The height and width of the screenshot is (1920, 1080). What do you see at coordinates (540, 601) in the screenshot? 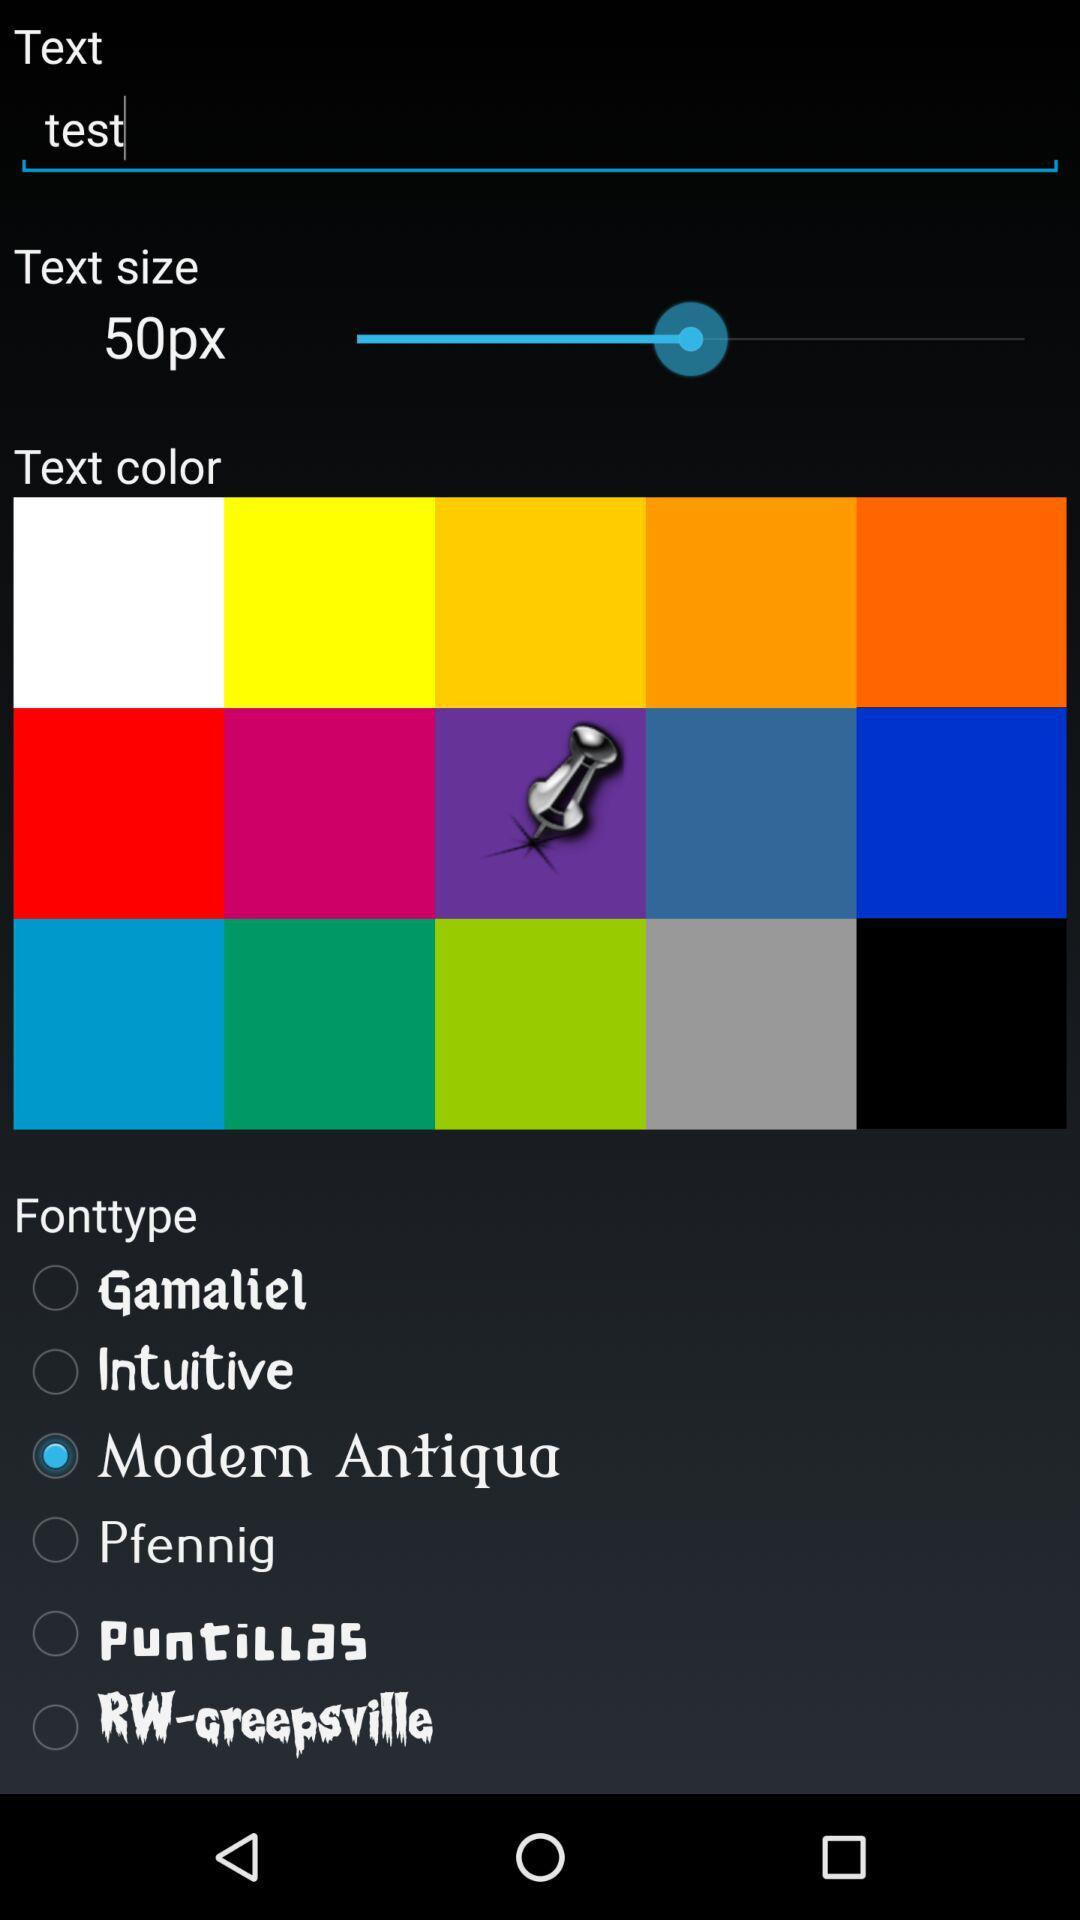
I see `text color light orange` at bounding box center [540, 601].